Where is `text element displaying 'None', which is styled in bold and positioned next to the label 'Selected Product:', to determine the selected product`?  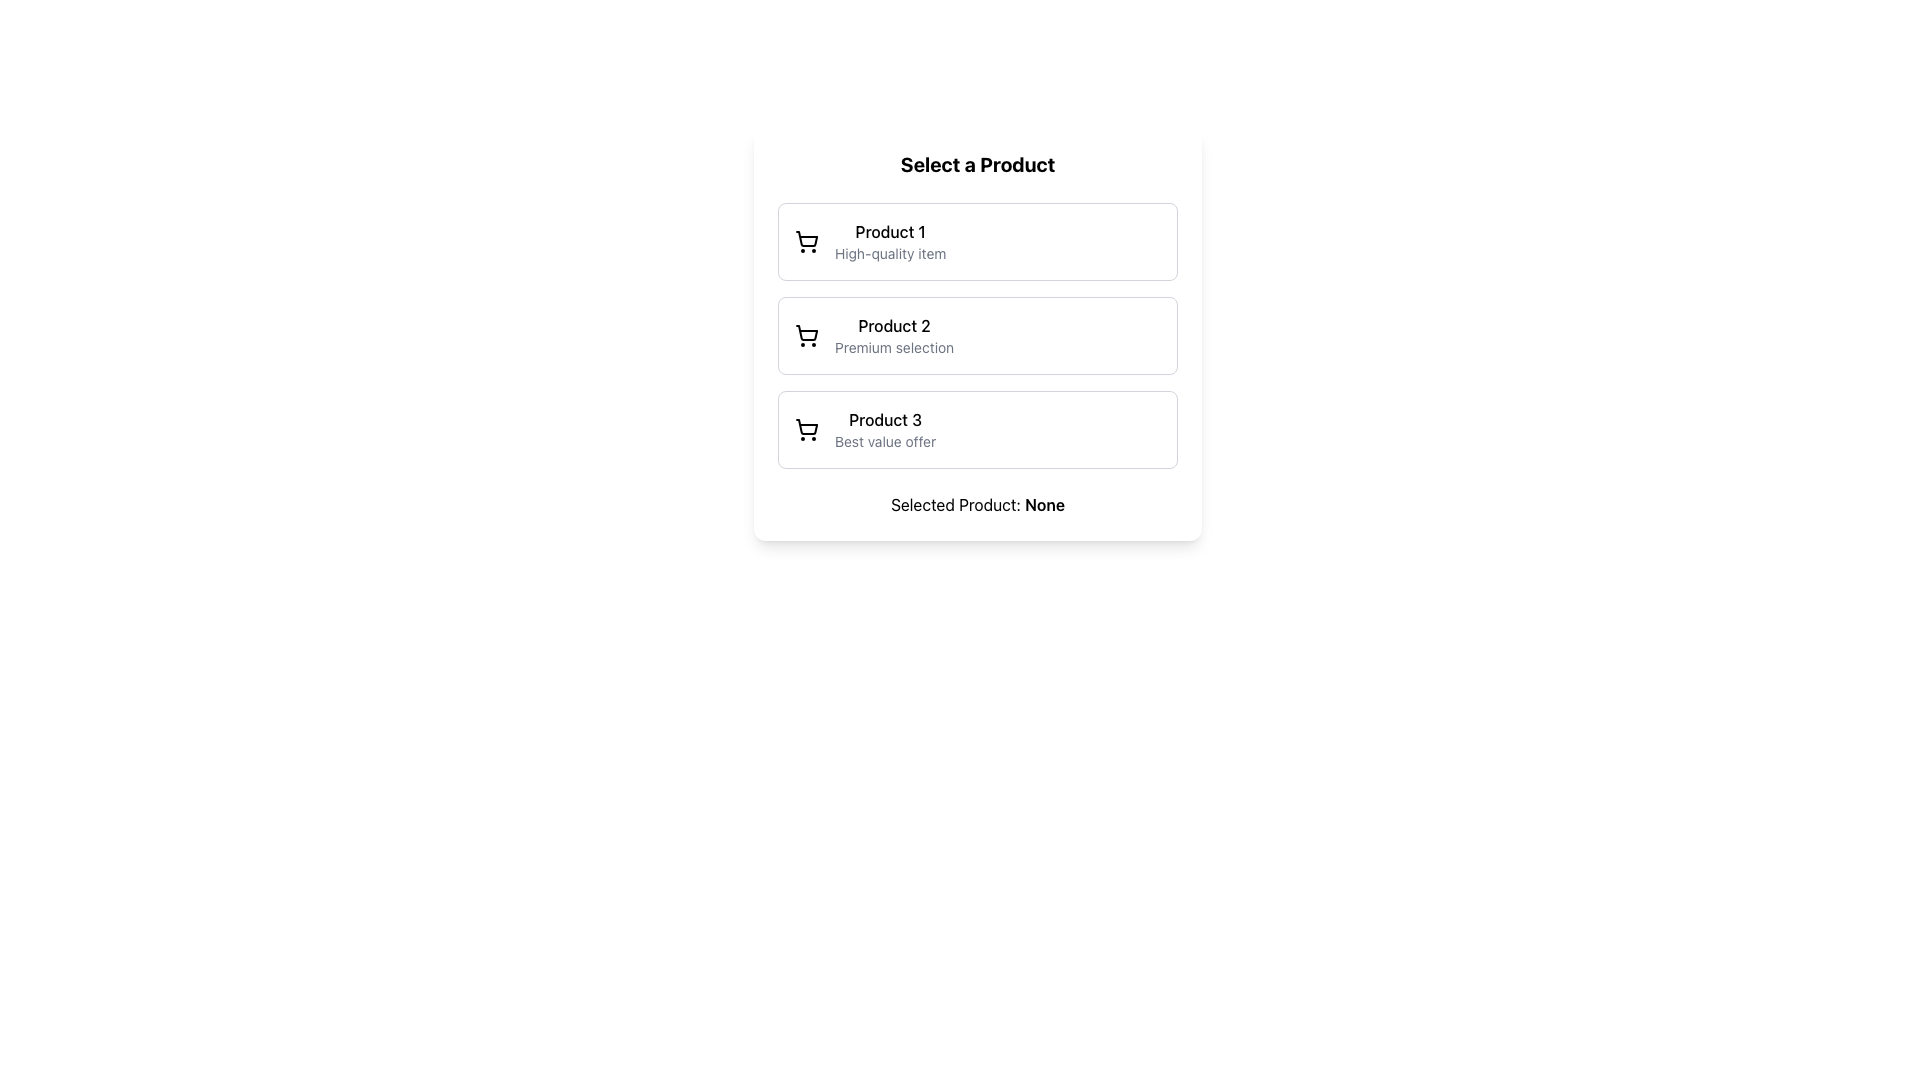
text element displaying 'None', which is styled in bold and positioned next to the label 'Selected Product:', to determine the selected product is located at coordinates (1044, 504).